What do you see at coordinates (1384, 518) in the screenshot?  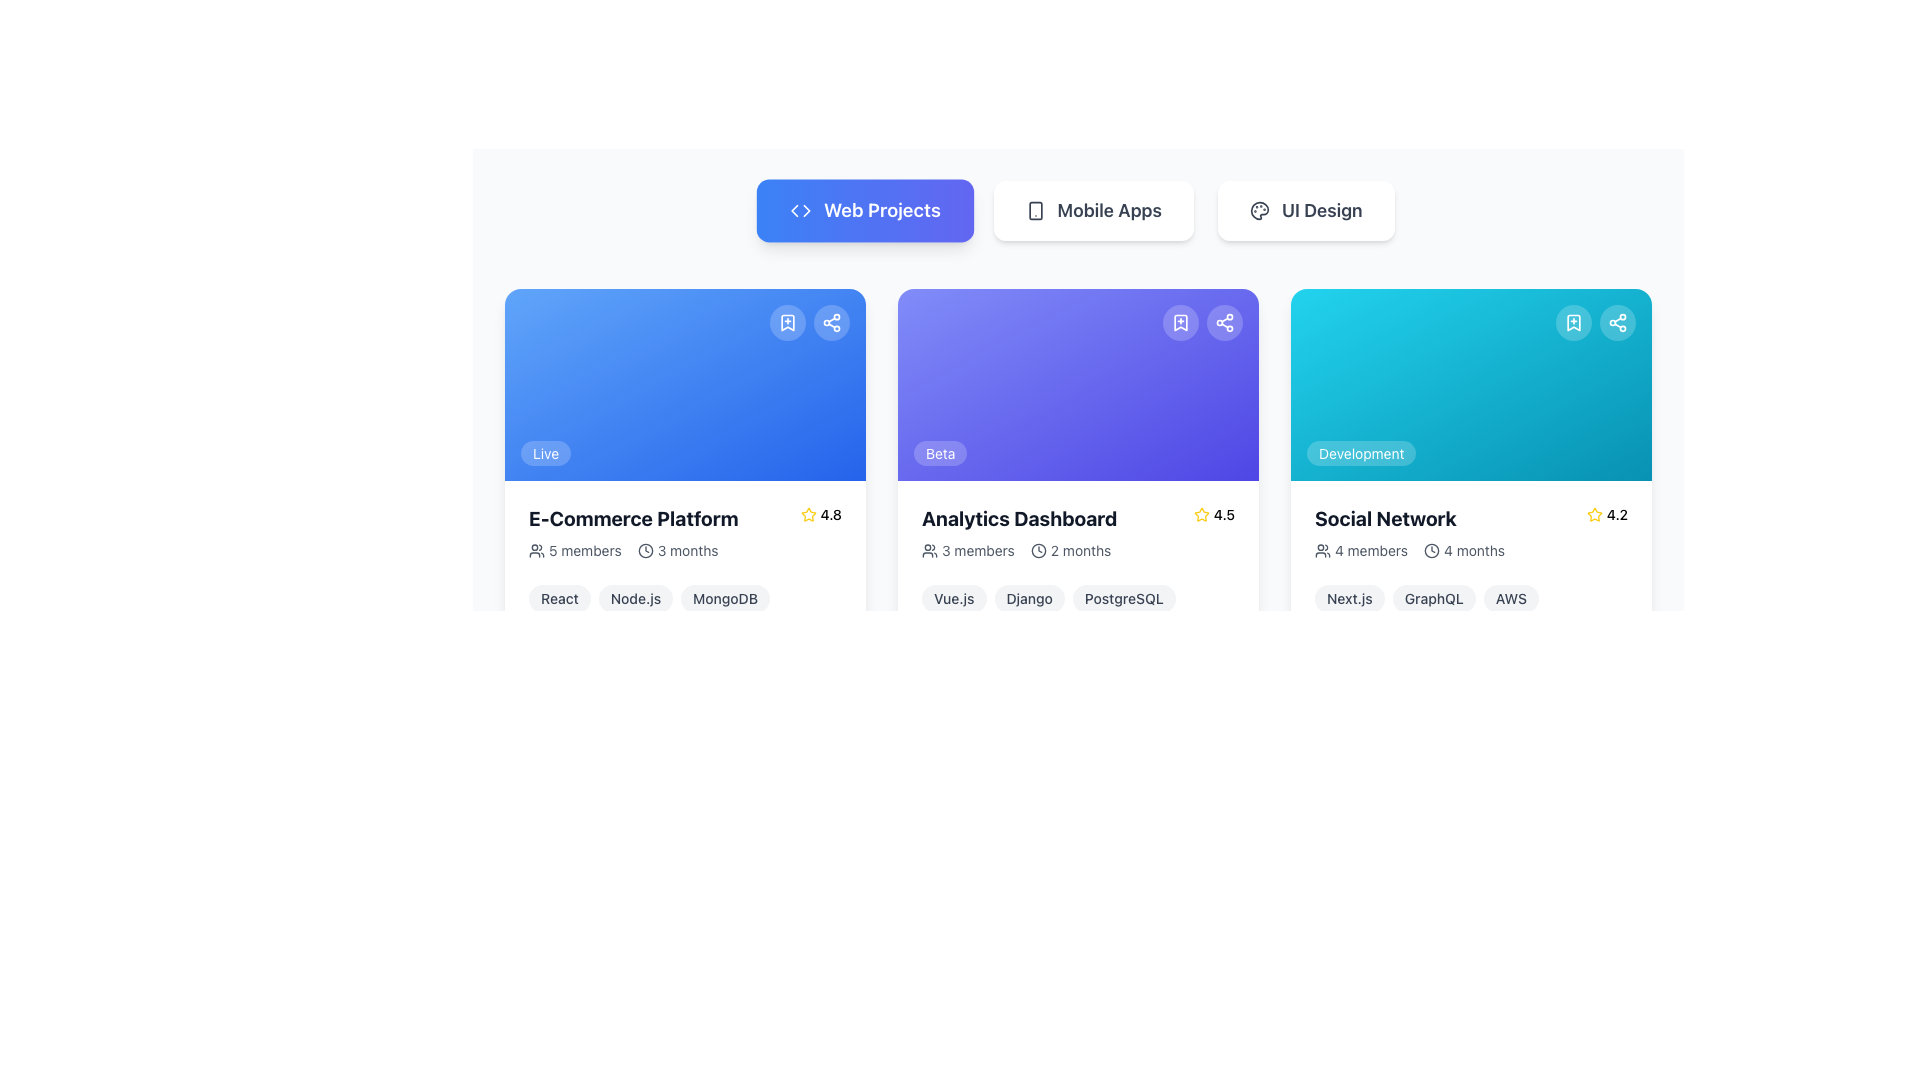 I see `text from the title label of the project item located in the third card under the 'Web Projects' tab` at bounding box center [1384, 518].